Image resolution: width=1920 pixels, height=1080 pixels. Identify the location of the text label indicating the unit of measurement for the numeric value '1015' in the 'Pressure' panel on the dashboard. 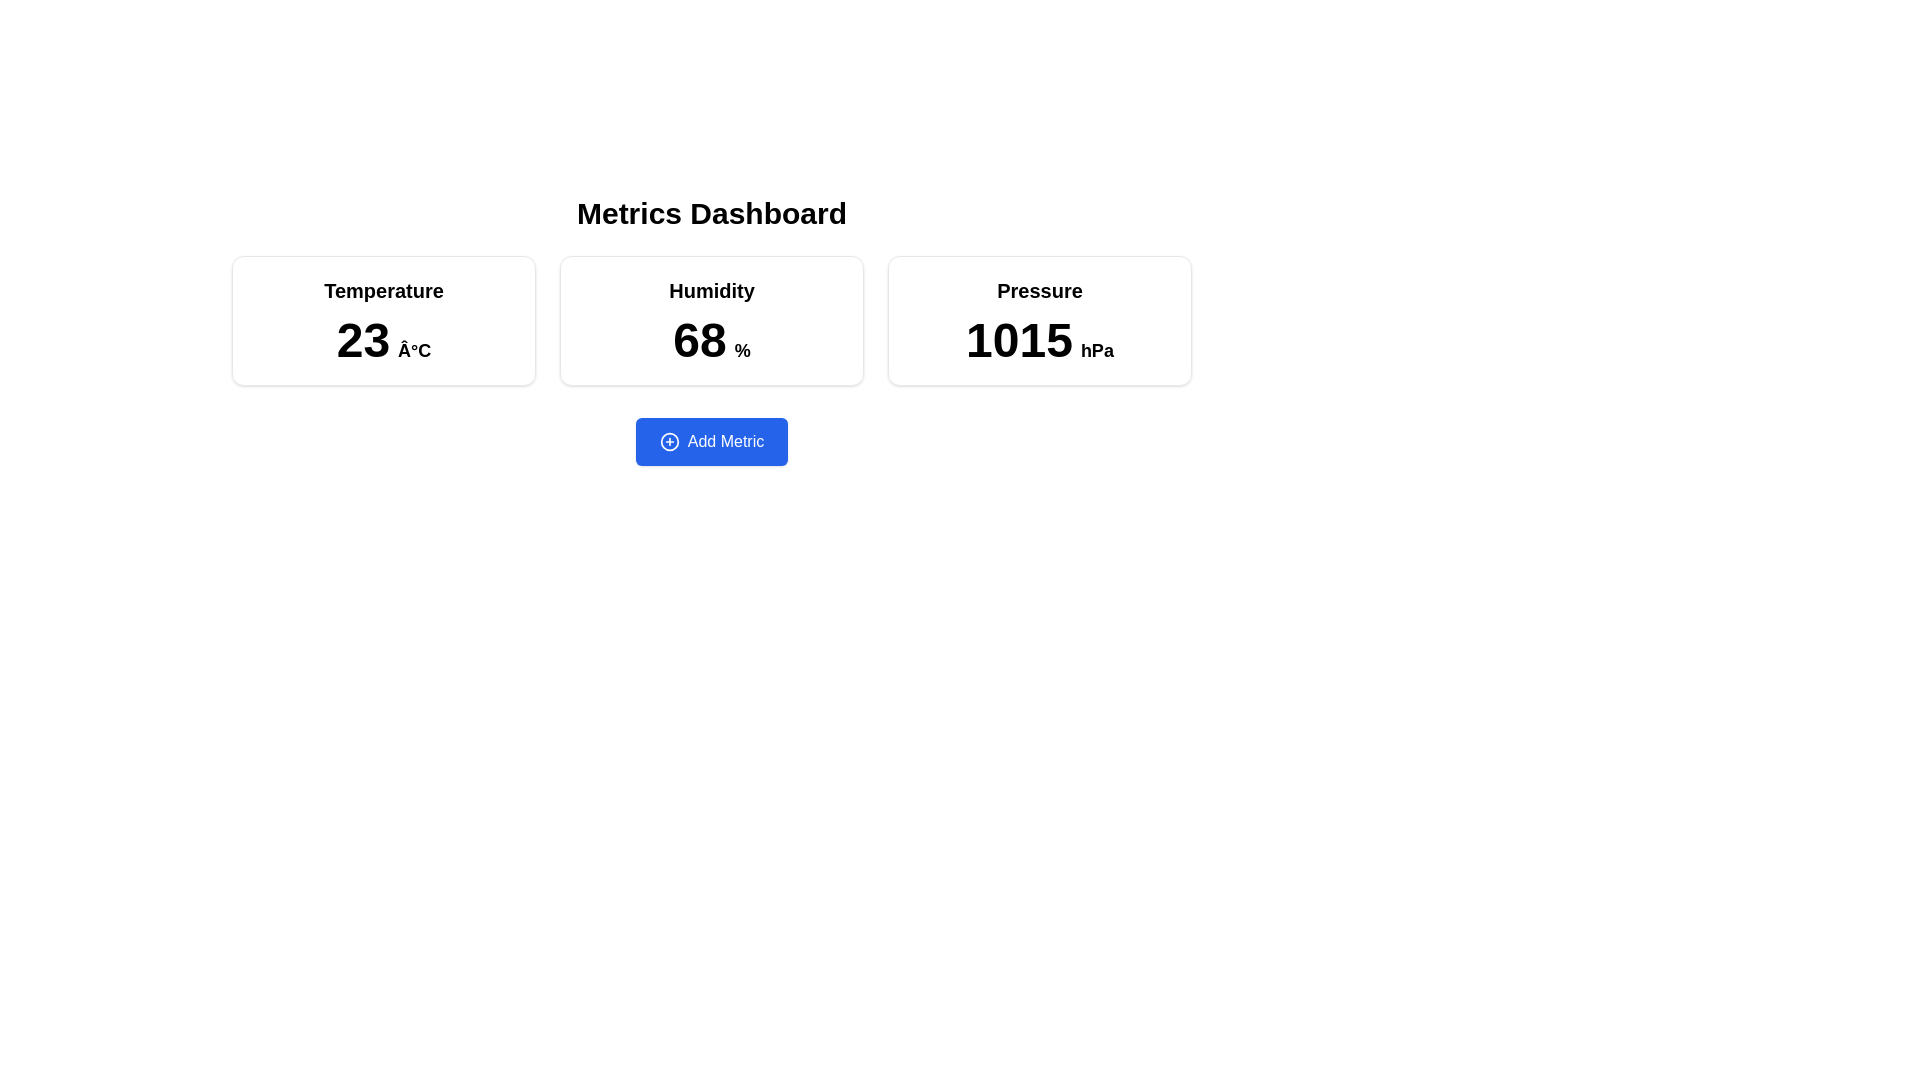
(1096, 350).